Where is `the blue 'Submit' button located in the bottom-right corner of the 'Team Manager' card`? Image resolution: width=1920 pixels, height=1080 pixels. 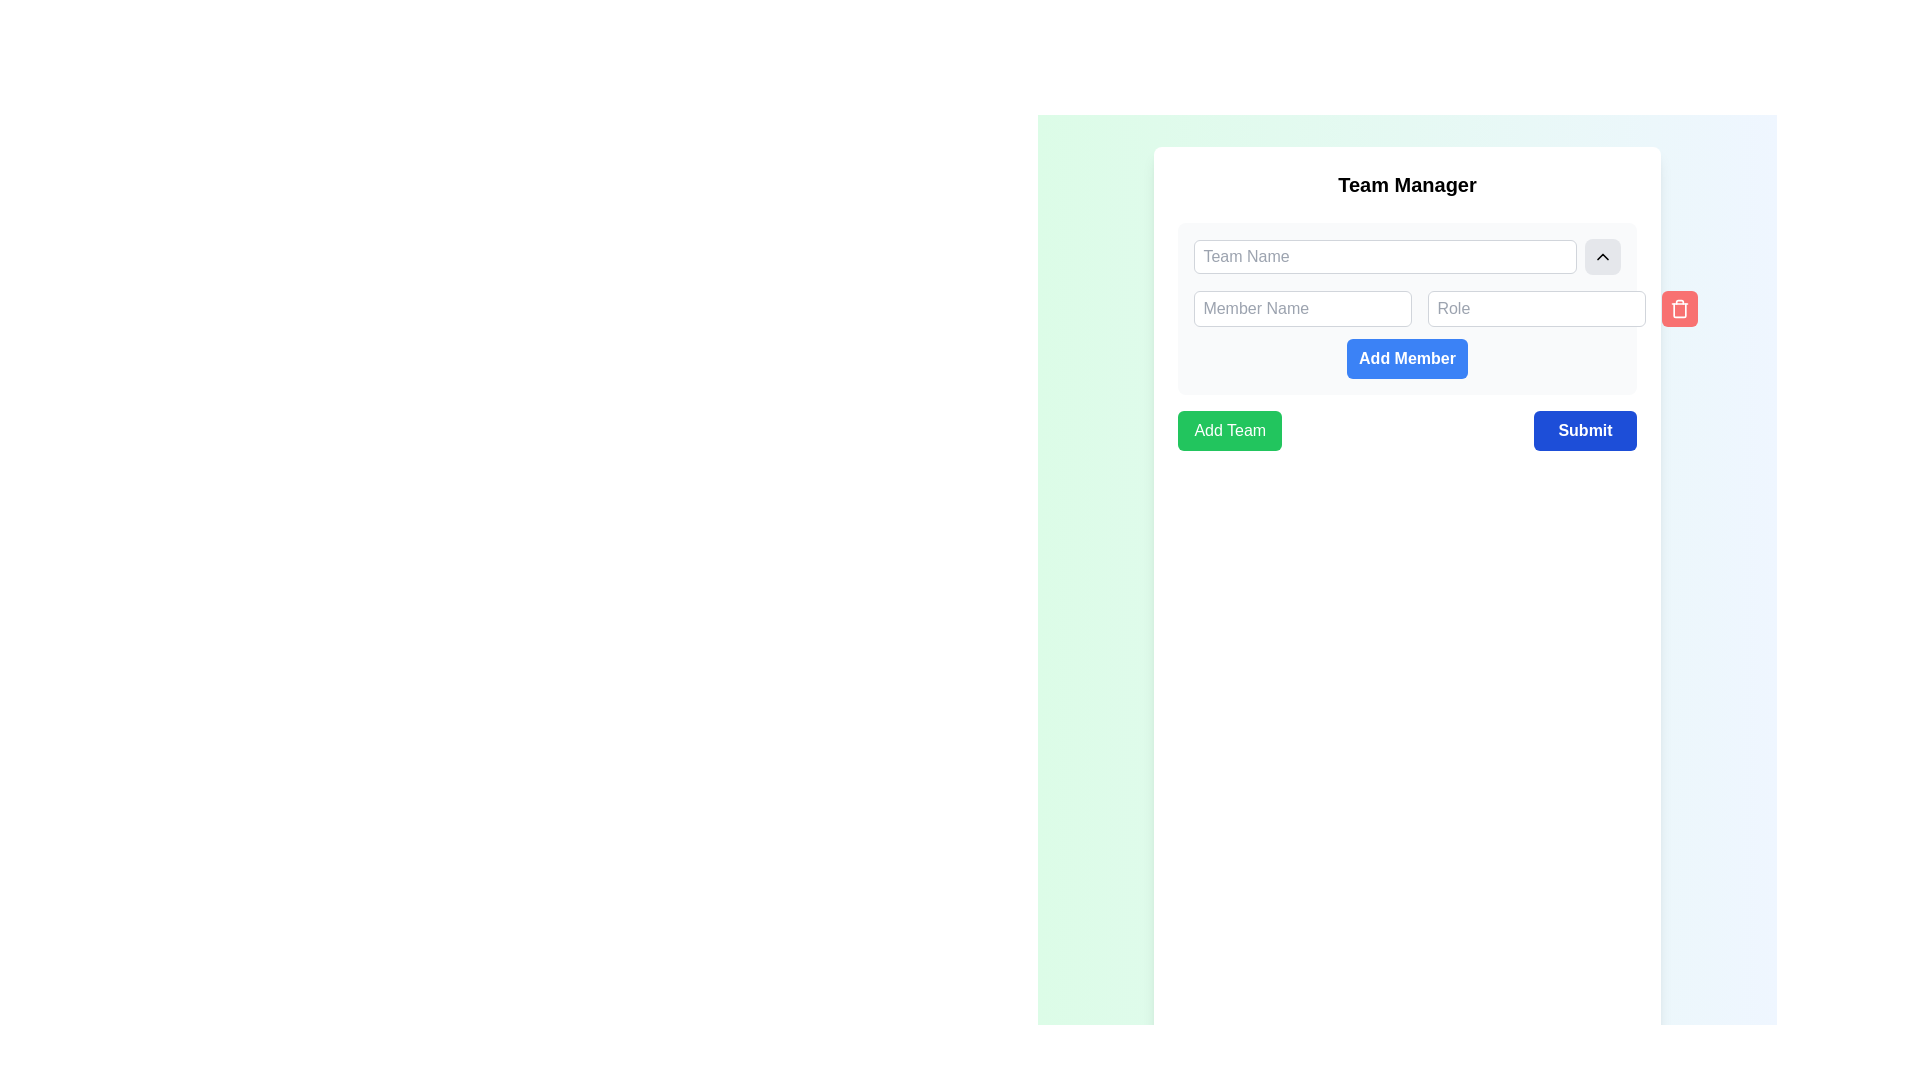 the blue 'Submit' button located in the bottom-right corner of the 'Team Manager' card is located at coordinates (1584, 430).